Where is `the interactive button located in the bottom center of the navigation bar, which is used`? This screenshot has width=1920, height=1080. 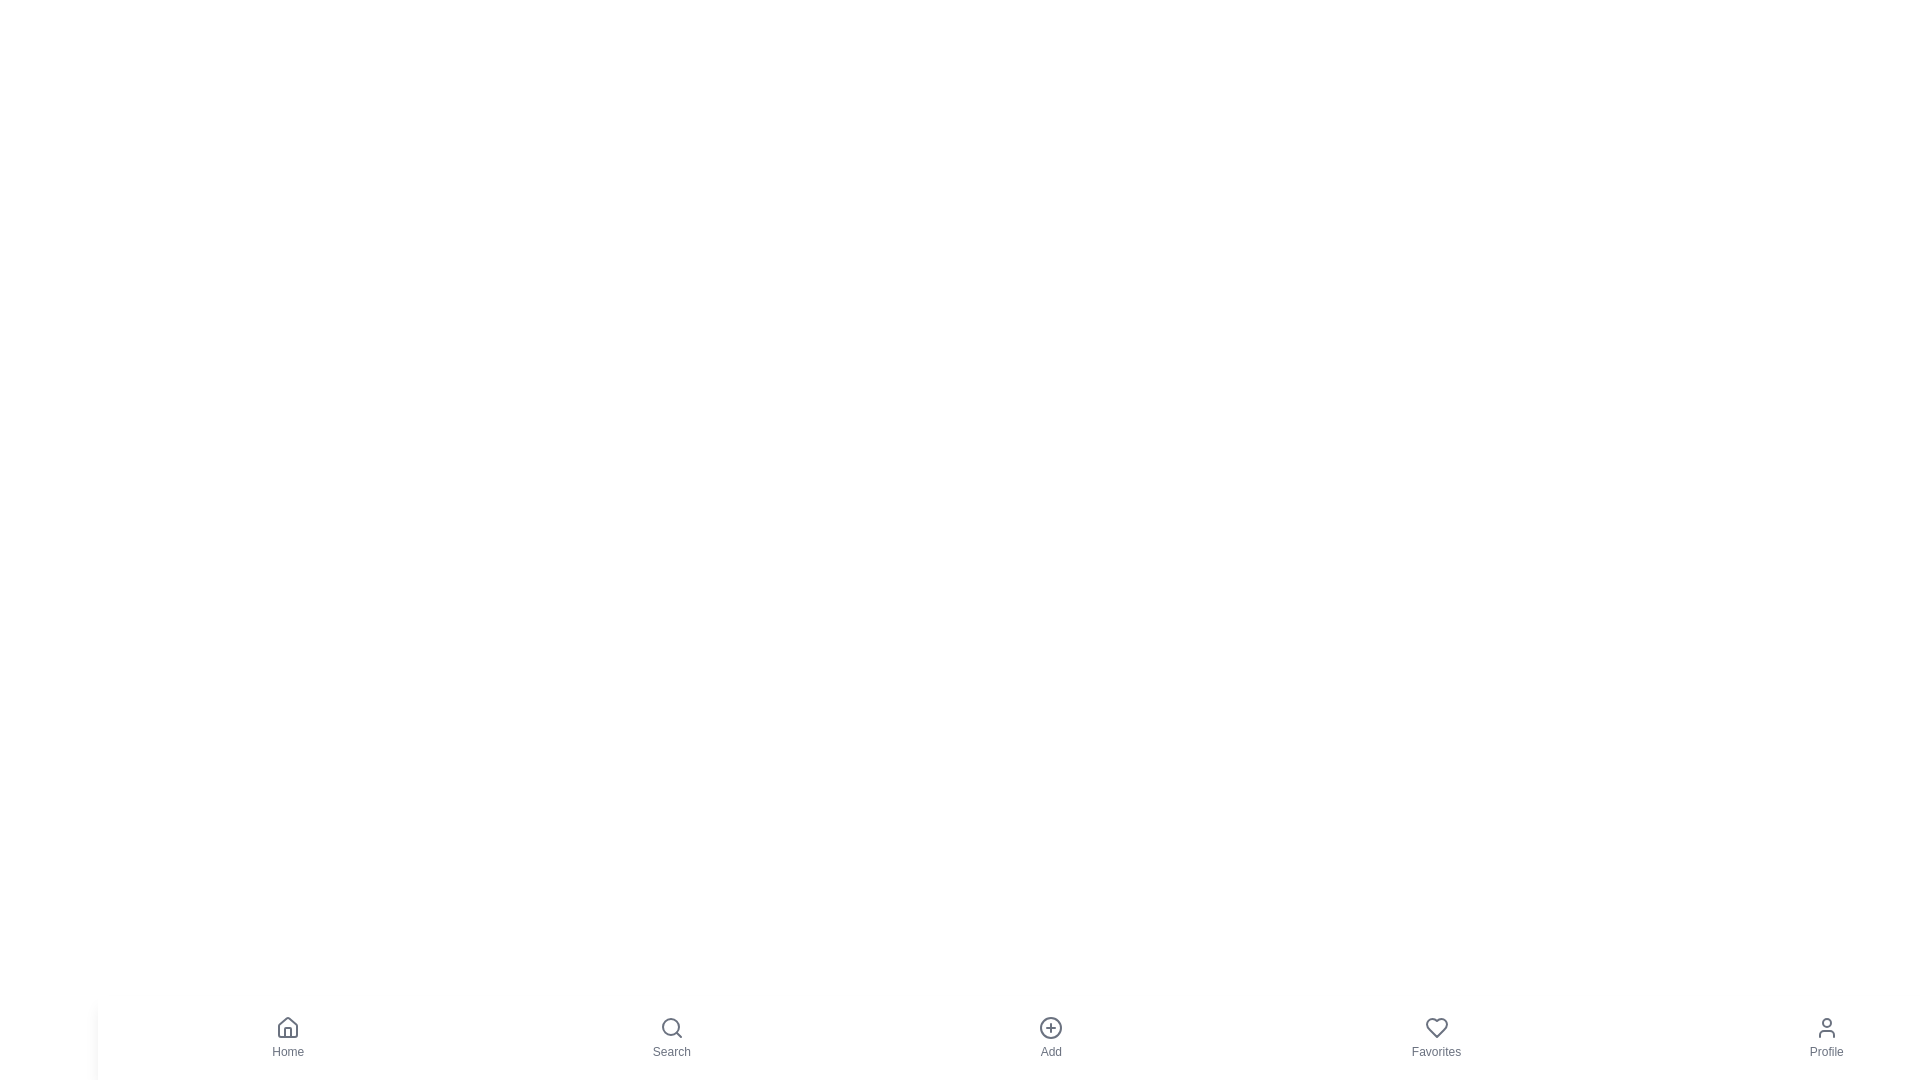
the interactive button located in the bottom center of the navigation bar, which is used is located at coordinates (1050, 1036).